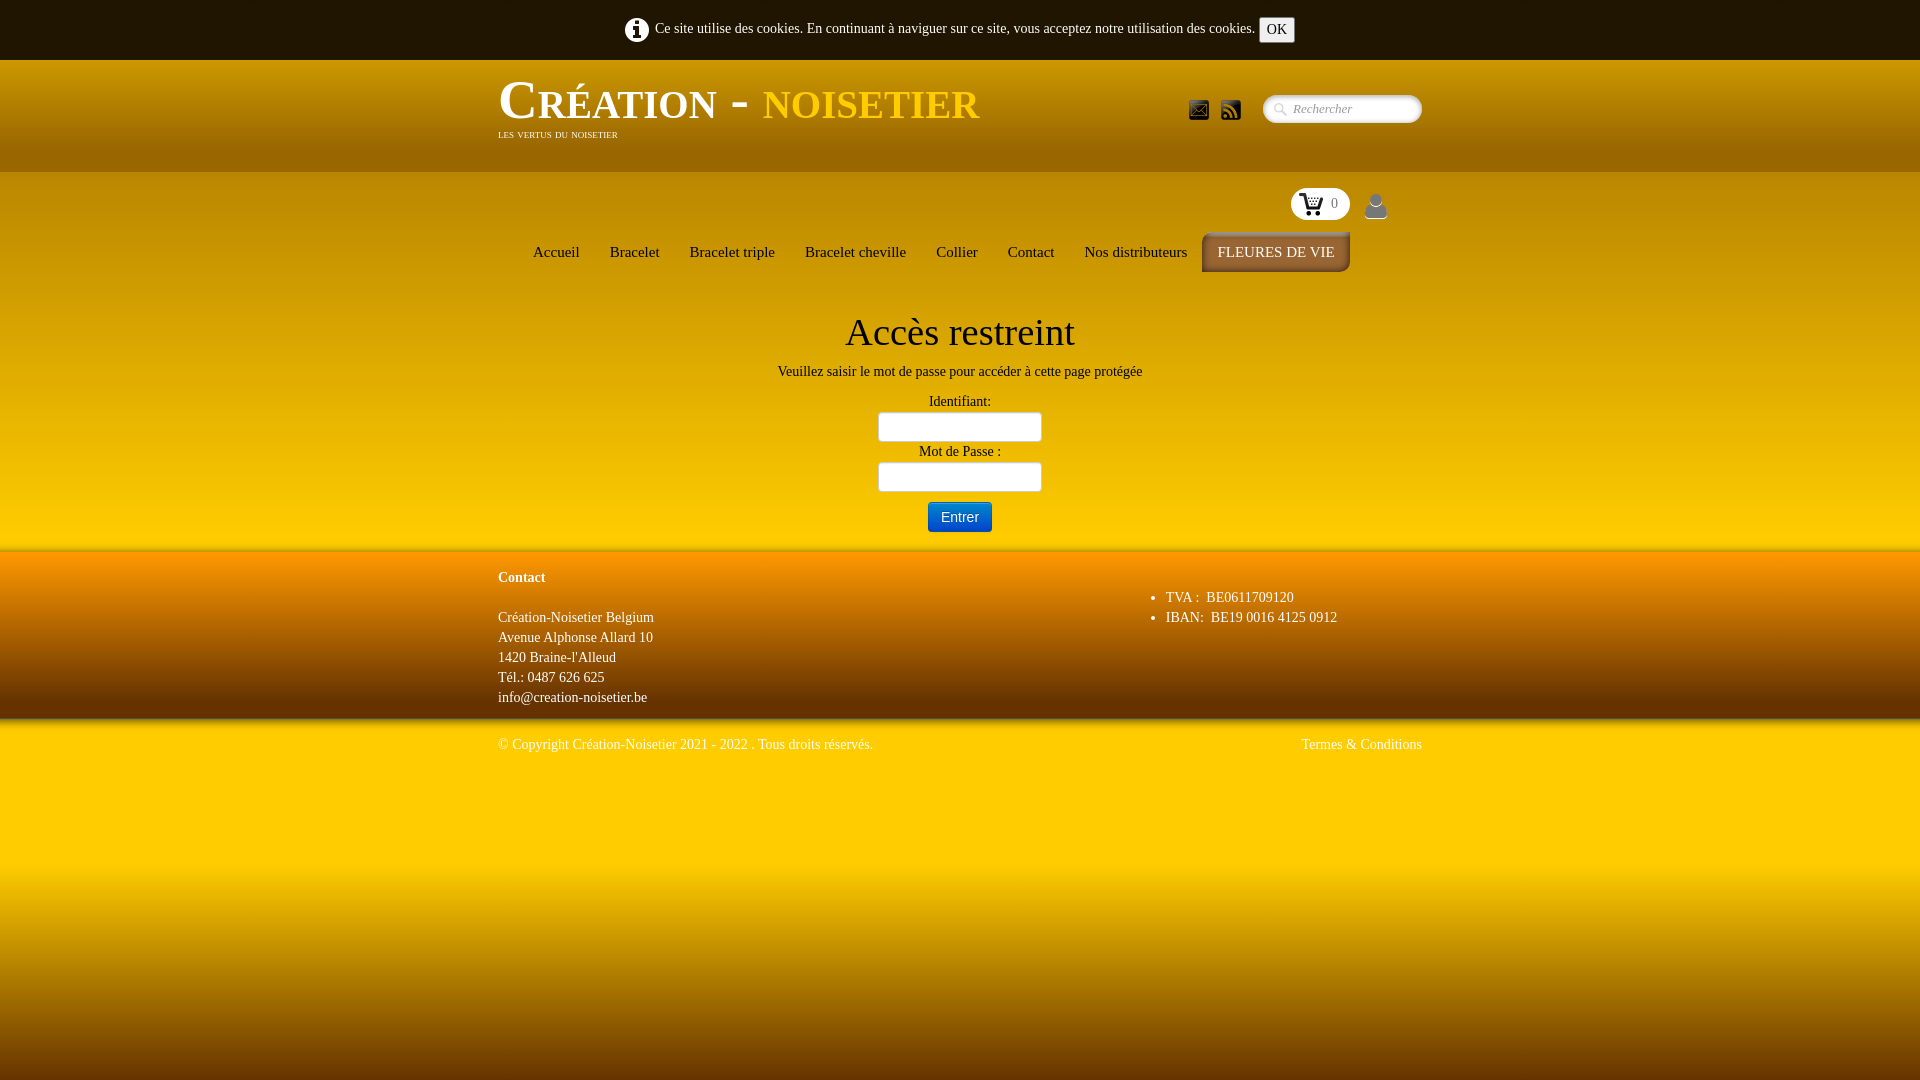 This screenshot has height=1080, width=1920. I want to click on '0', so click(1320, 204).